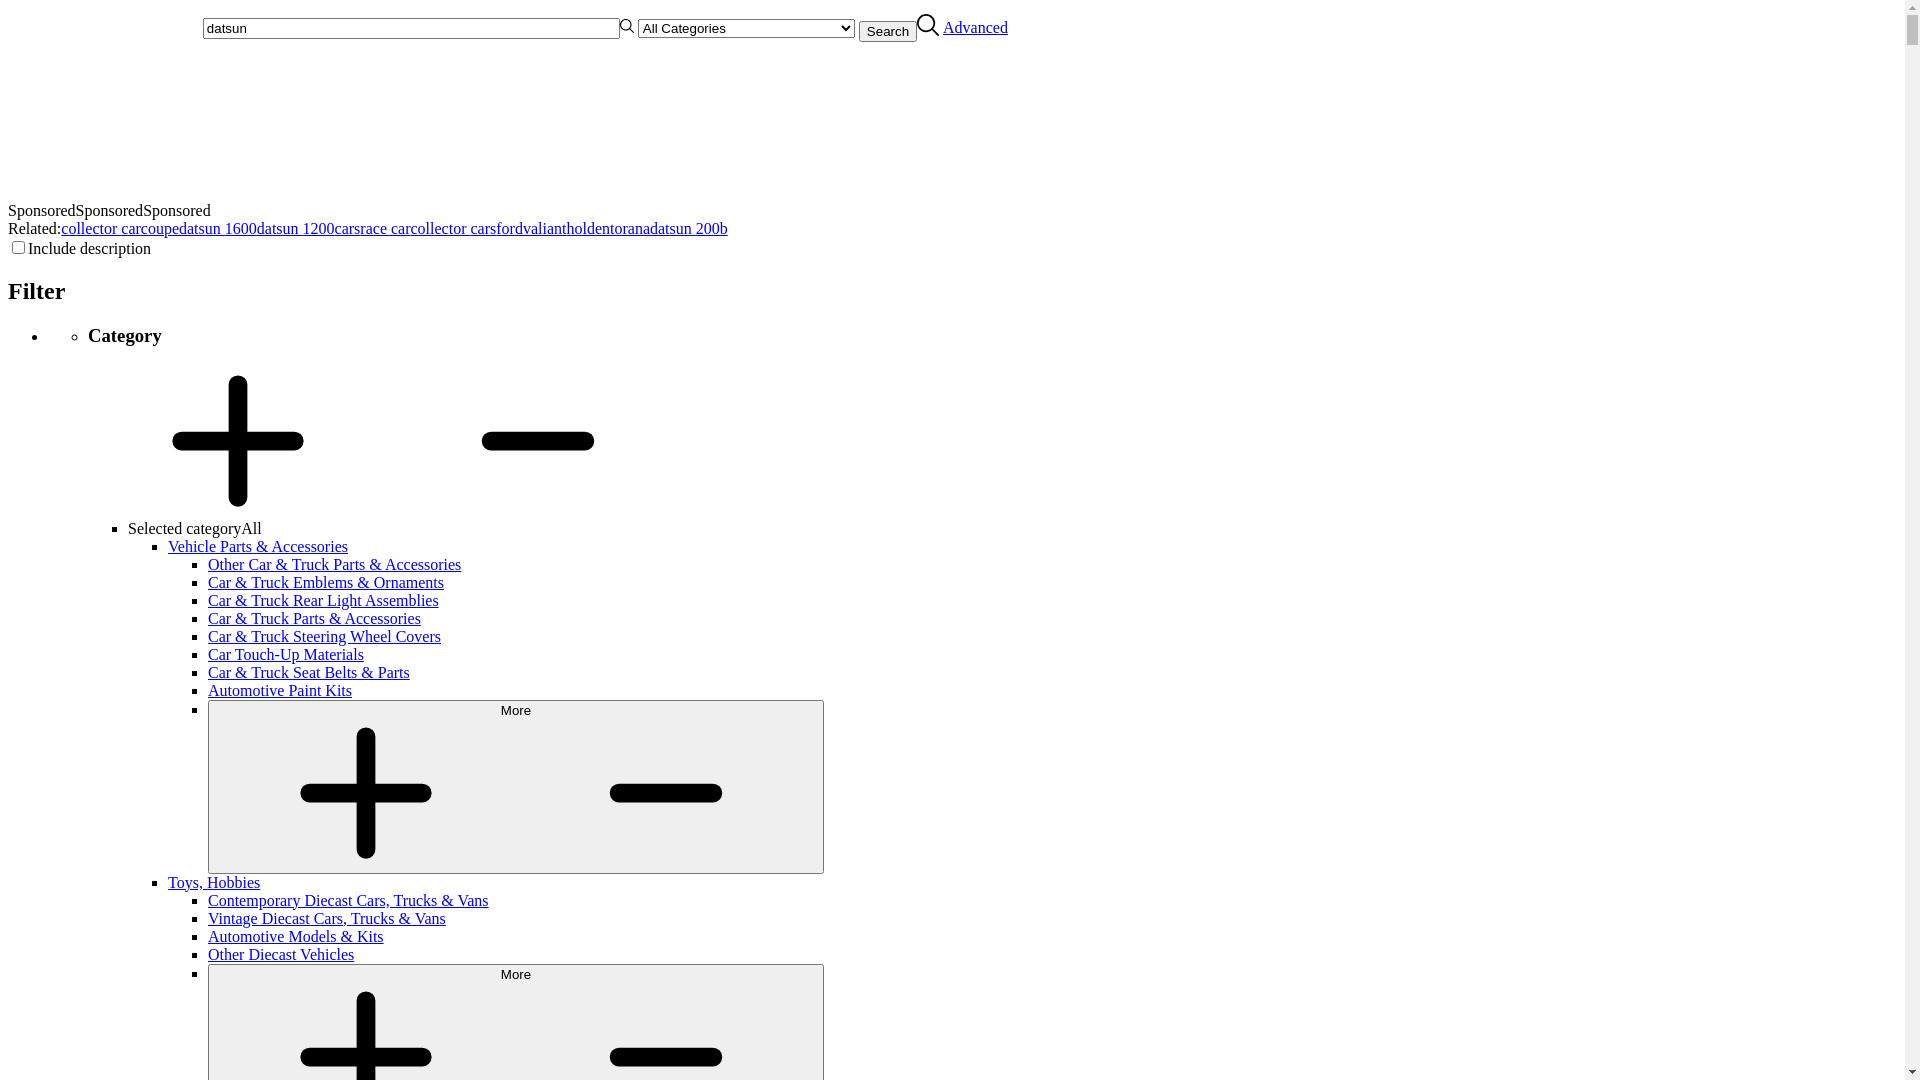 The width and height of the screenshot is (1920, 1080). Describe the element at coordinates (295, 227) in the screenshot. I see `'datsun 1200'` at that location.